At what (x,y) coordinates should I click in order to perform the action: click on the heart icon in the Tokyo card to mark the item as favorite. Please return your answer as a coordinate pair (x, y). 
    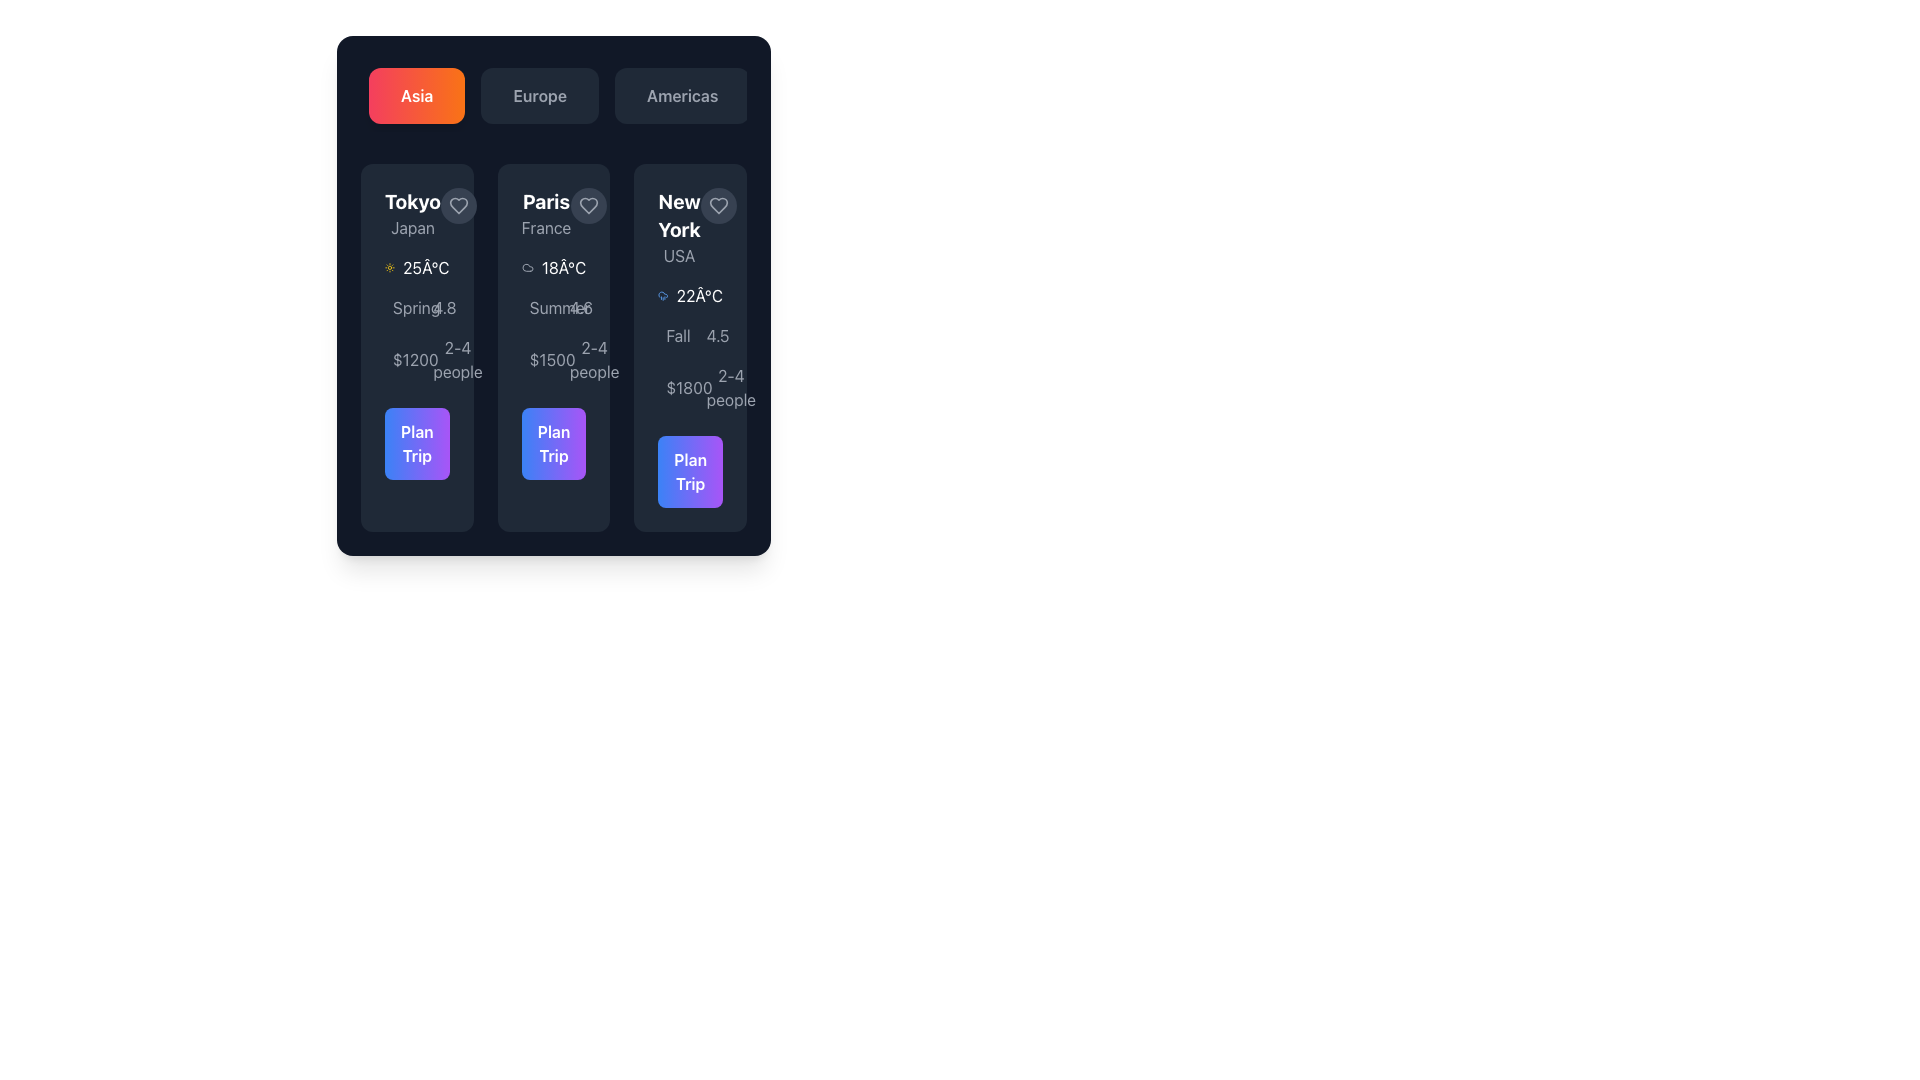
    Looking at the image, I should click on (458, 205).